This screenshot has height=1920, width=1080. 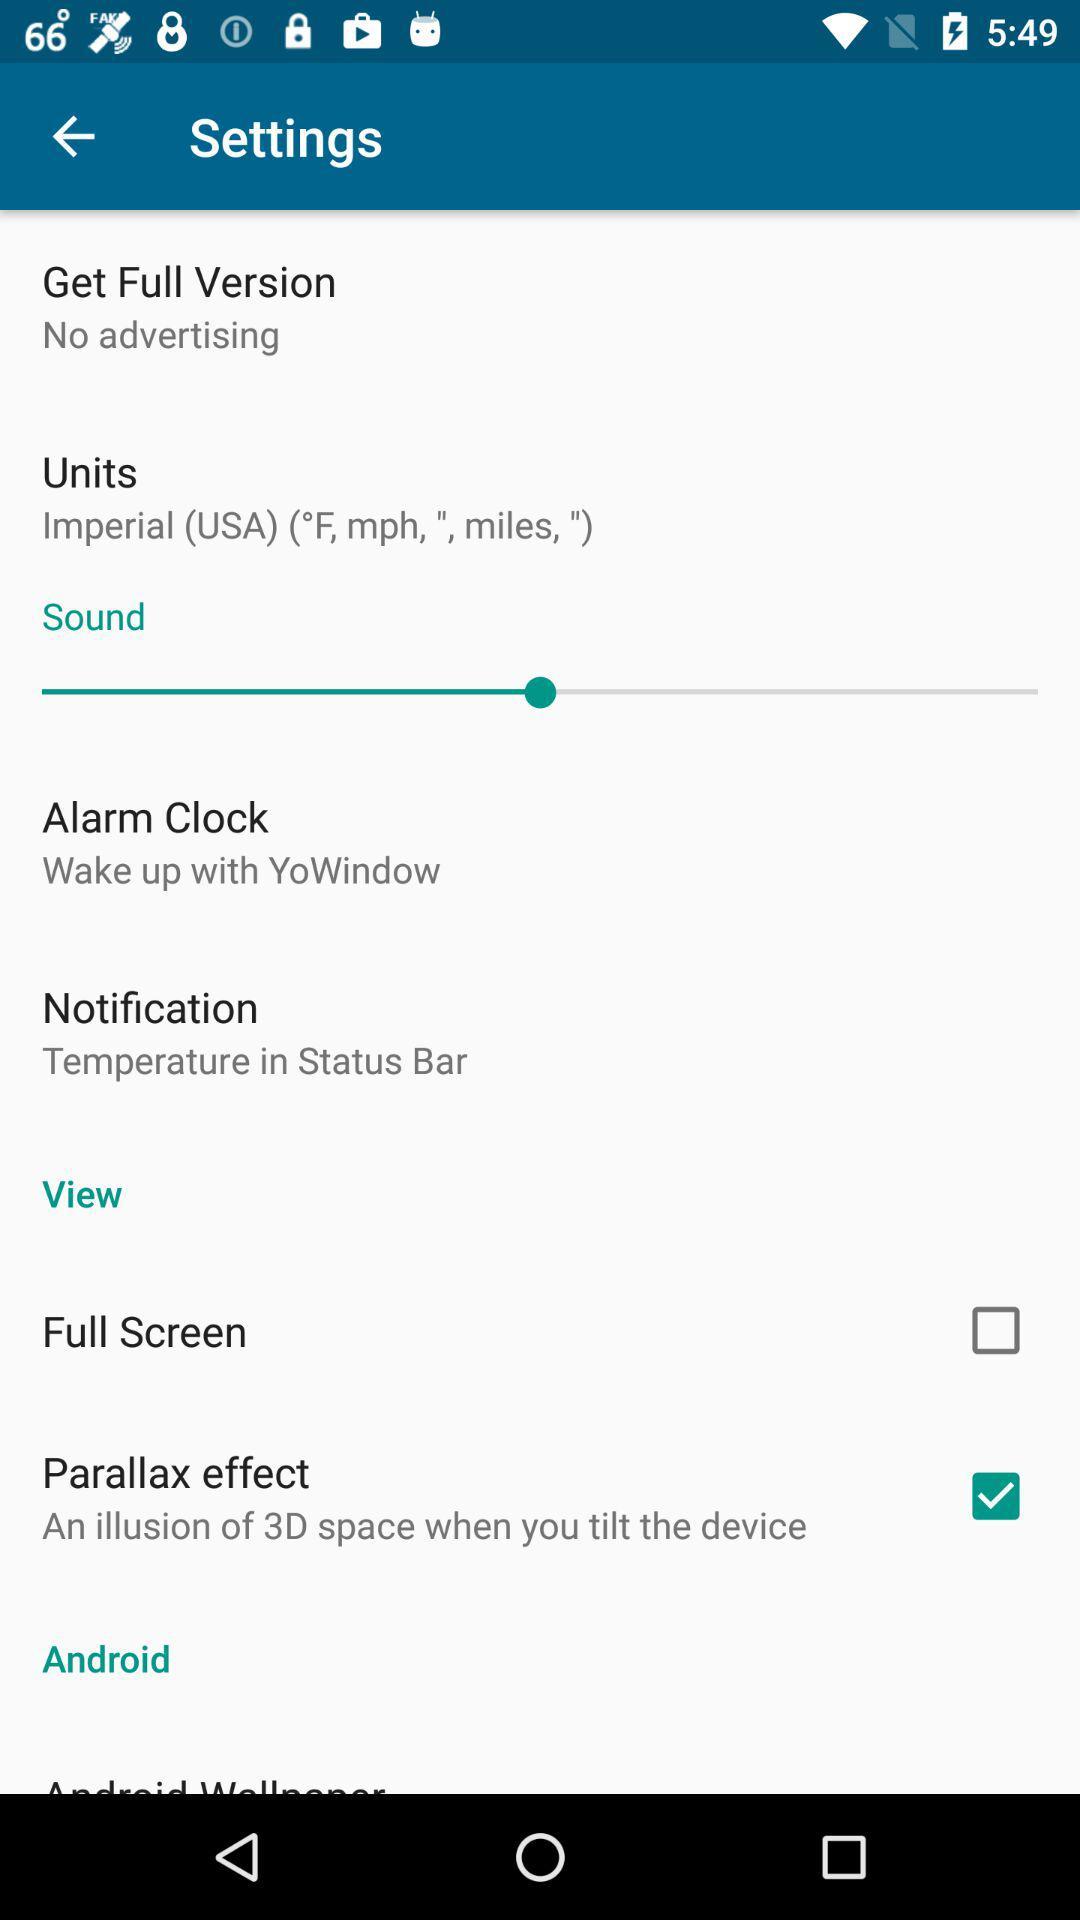 I want to click on icon to the left of settings icon, so click(x=72, y=135).